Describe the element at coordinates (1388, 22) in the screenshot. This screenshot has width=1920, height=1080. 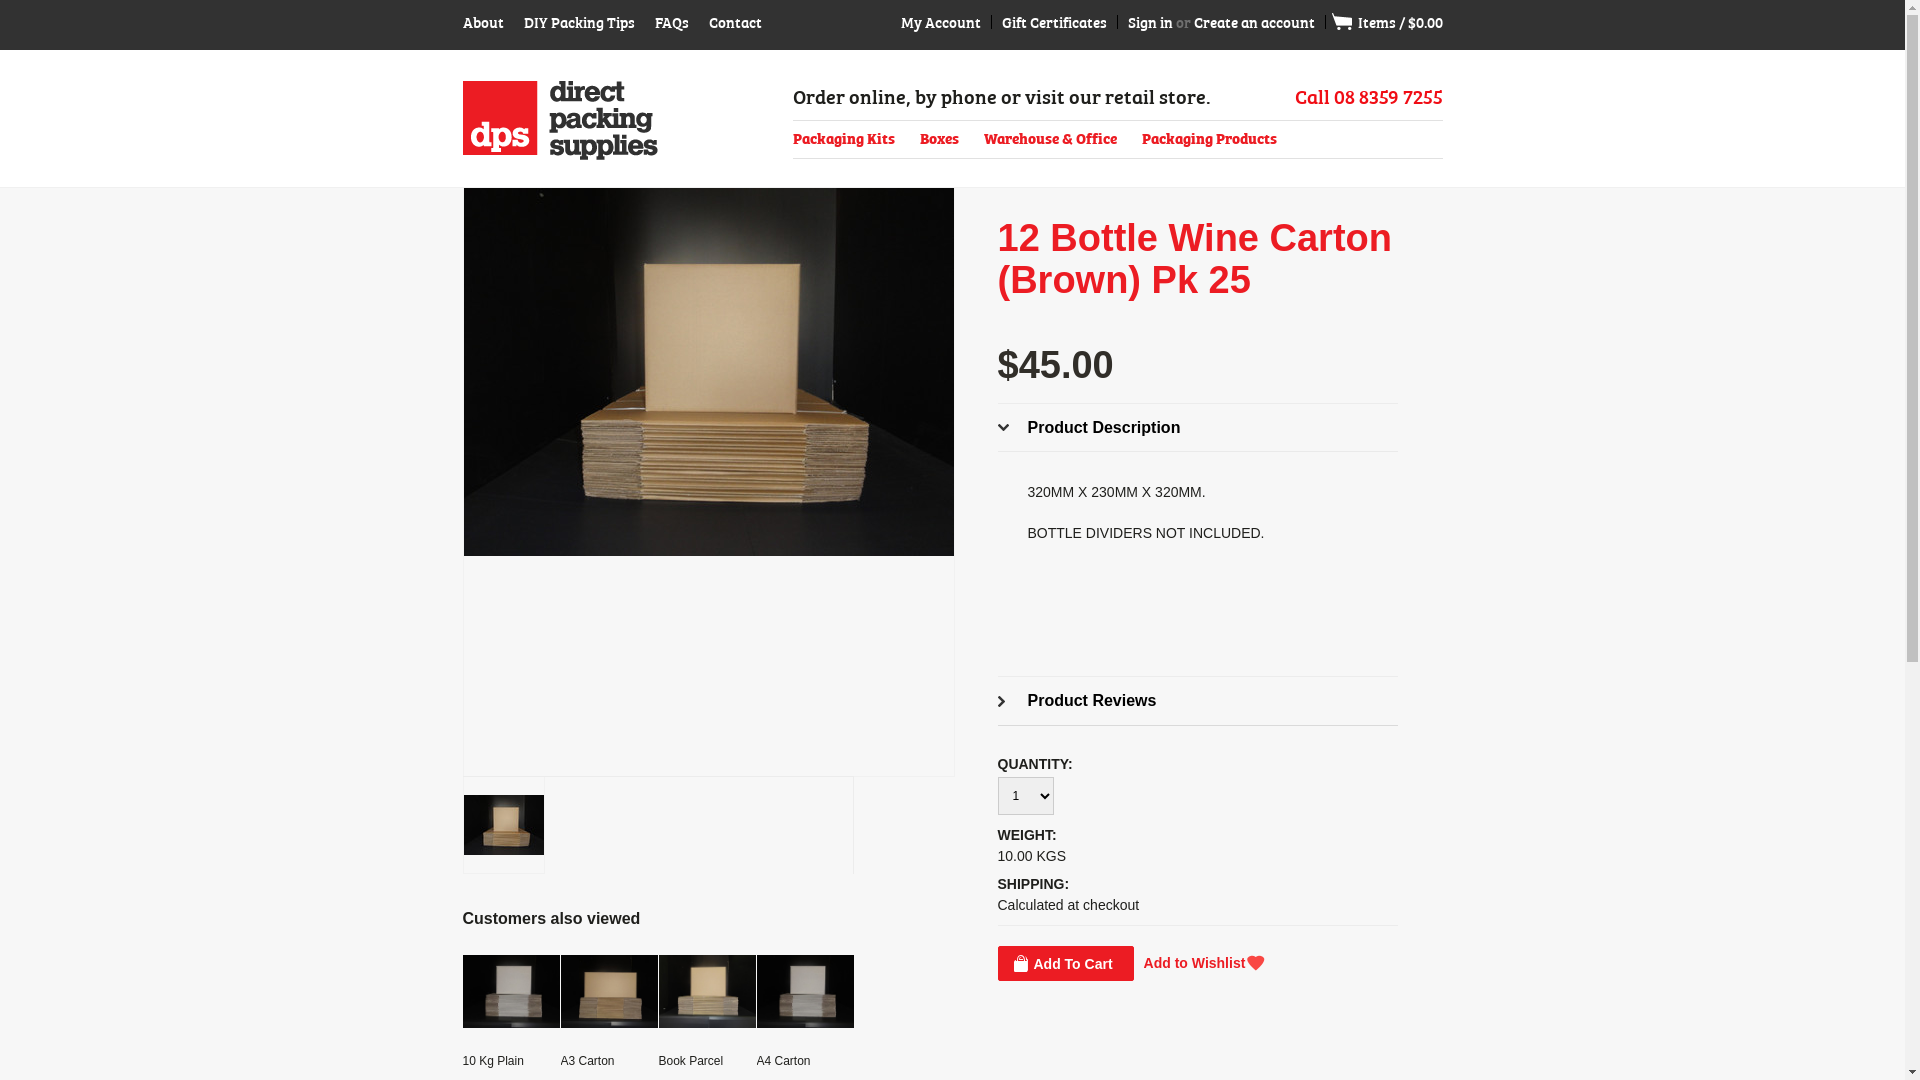
I see `' Items / $0.00'` at that location.